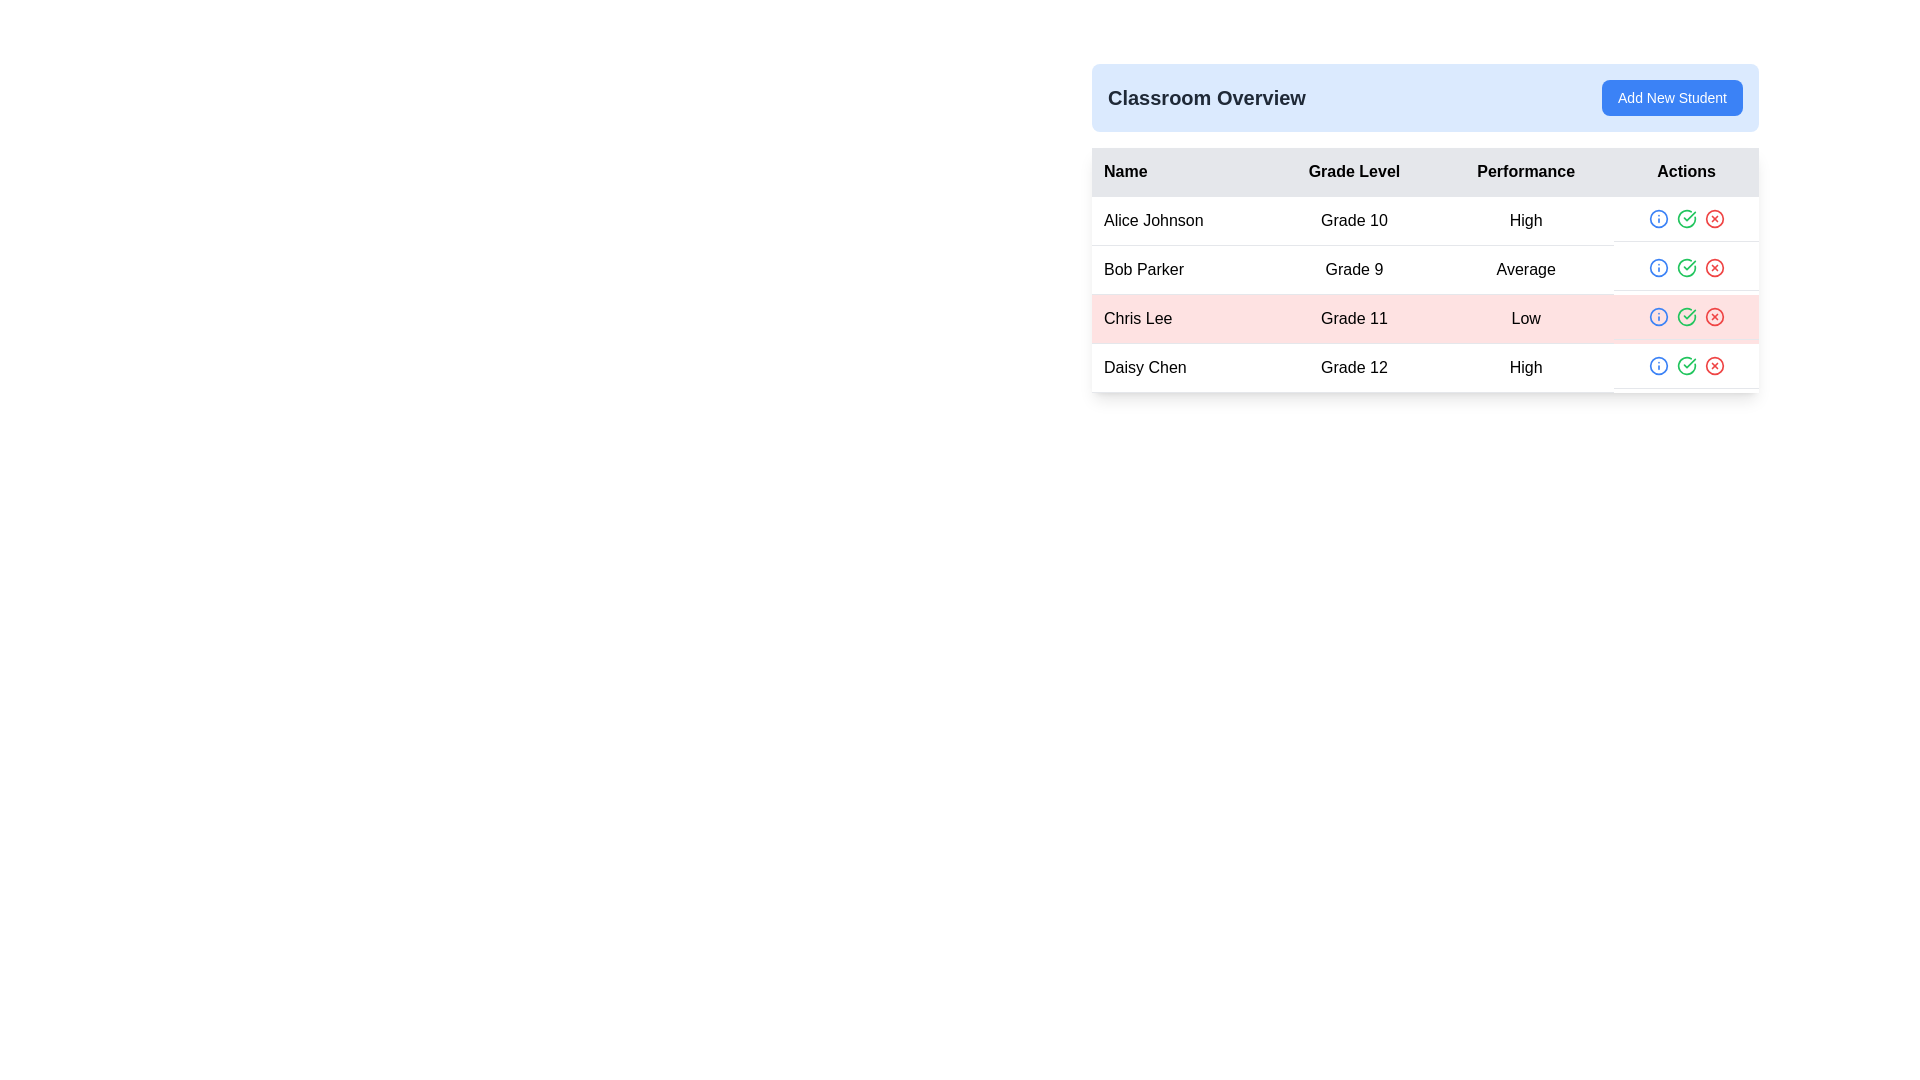  Describe the element at coordinates (1205, 97) in the screenshot. I see `the Text Label that serves as the title for the interface section, located to the left of the 'Add New Student' button in the blue header block above the table` at that location.